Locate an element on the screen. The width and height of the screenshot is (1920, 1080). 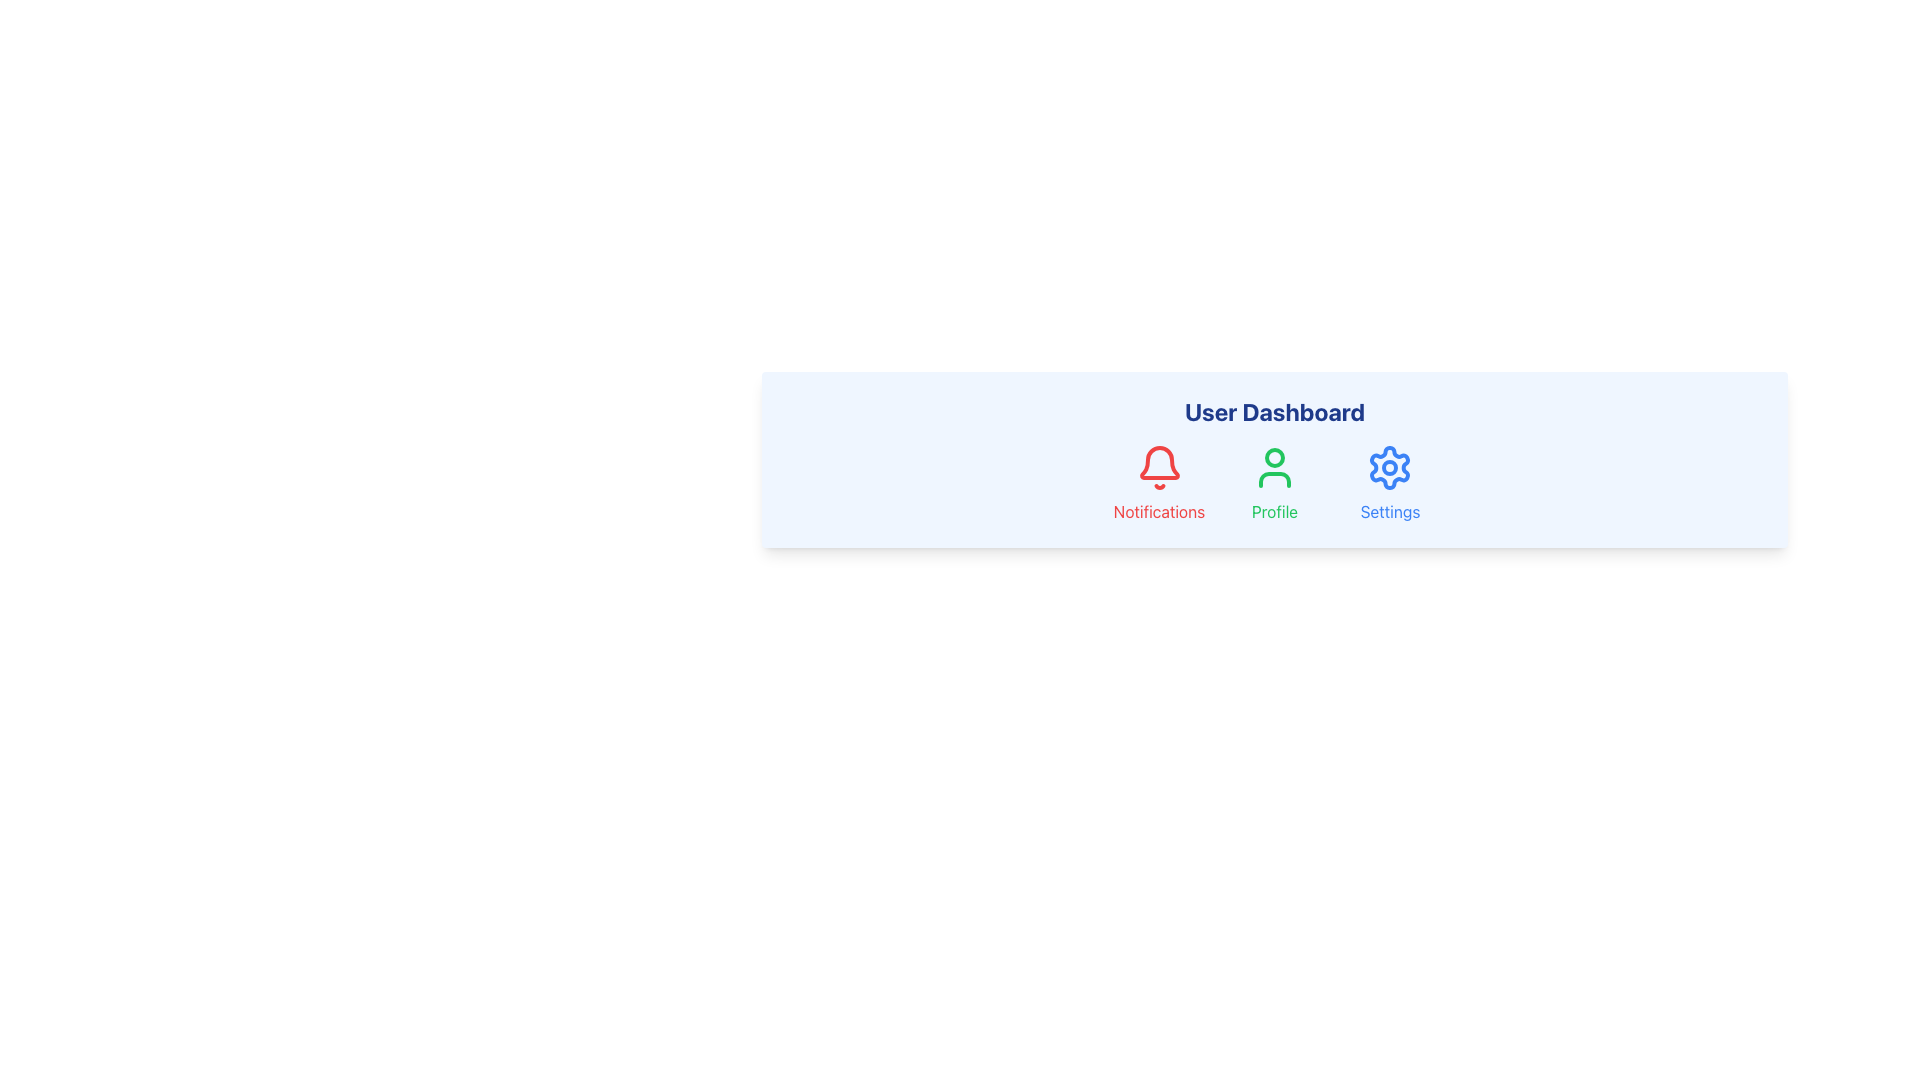
on the clickable text label that serves as a navigational link for accessing notifications, positioned centrally beneath the notification bell icon is located at coordinates (1159, 511).